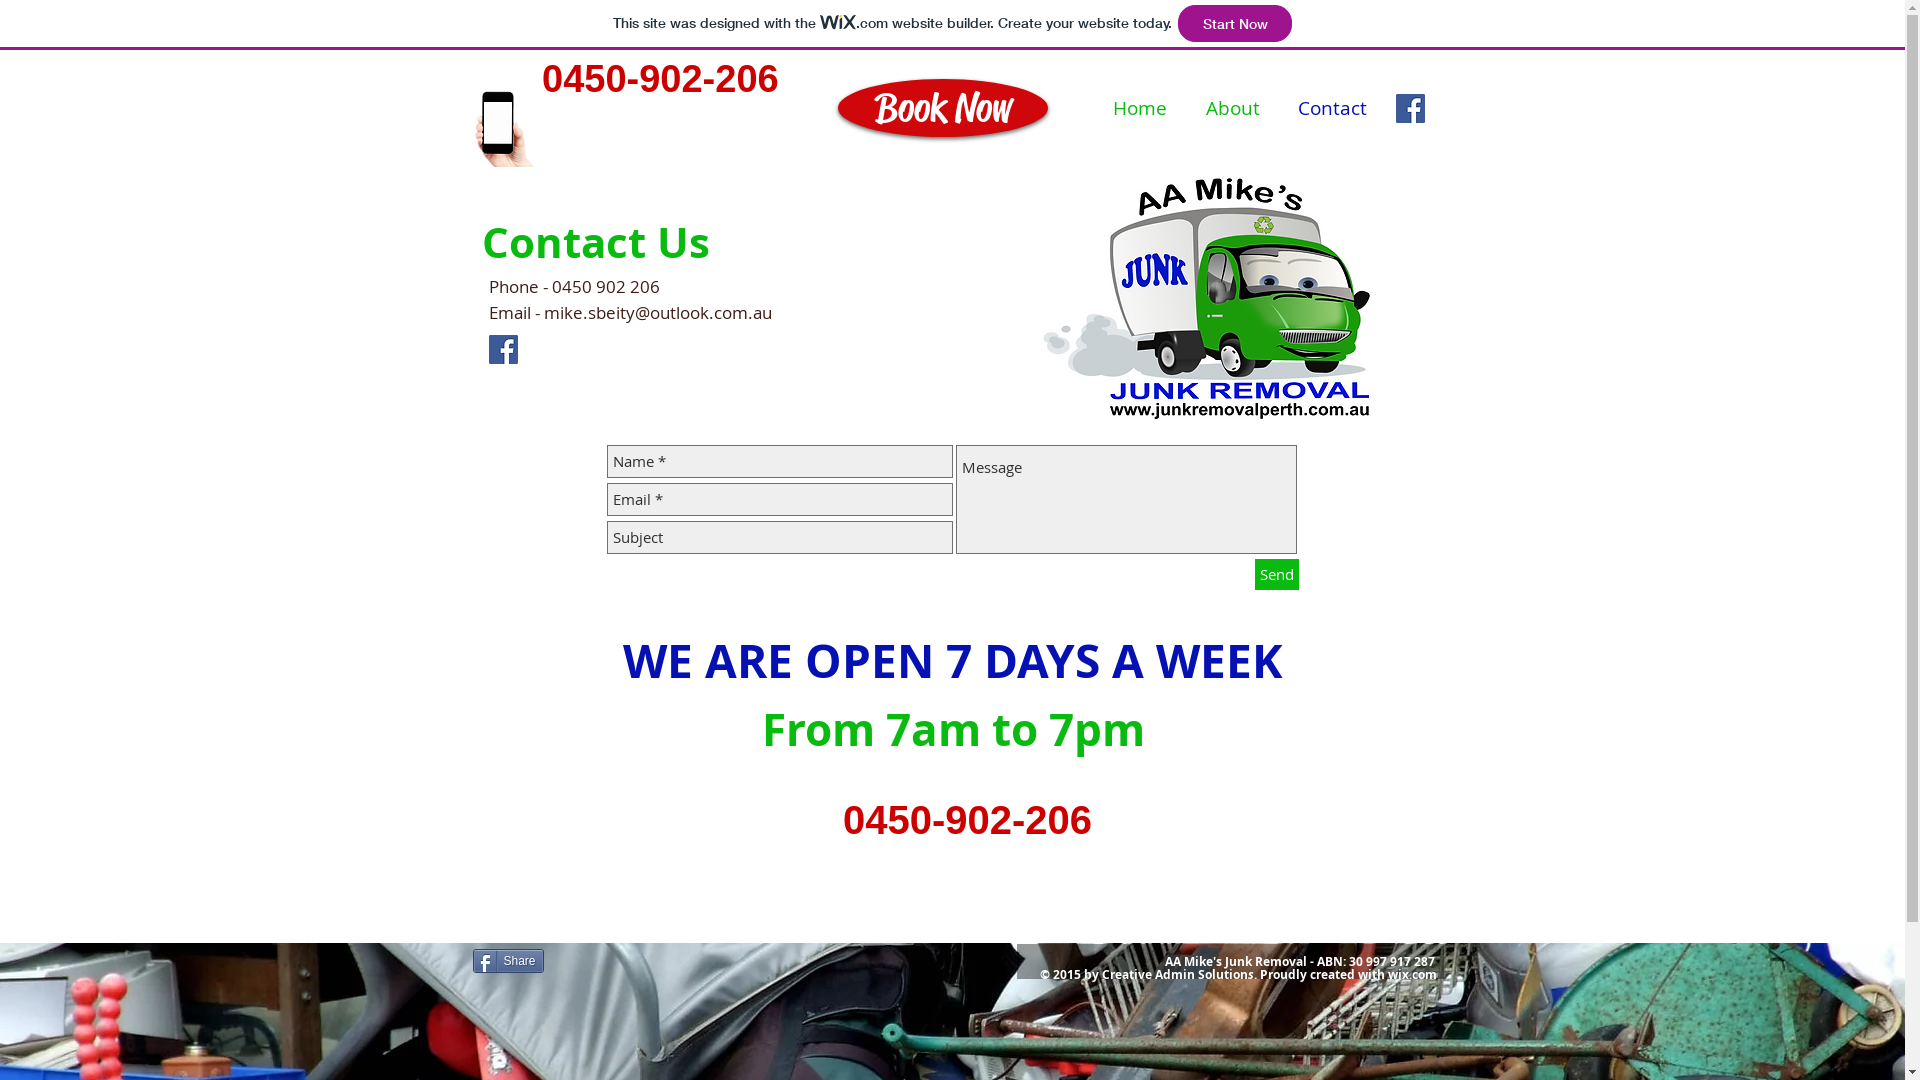  Describe the element at coordinates (941, 108) in the screenshot. I see `'Book Now'` at that location.